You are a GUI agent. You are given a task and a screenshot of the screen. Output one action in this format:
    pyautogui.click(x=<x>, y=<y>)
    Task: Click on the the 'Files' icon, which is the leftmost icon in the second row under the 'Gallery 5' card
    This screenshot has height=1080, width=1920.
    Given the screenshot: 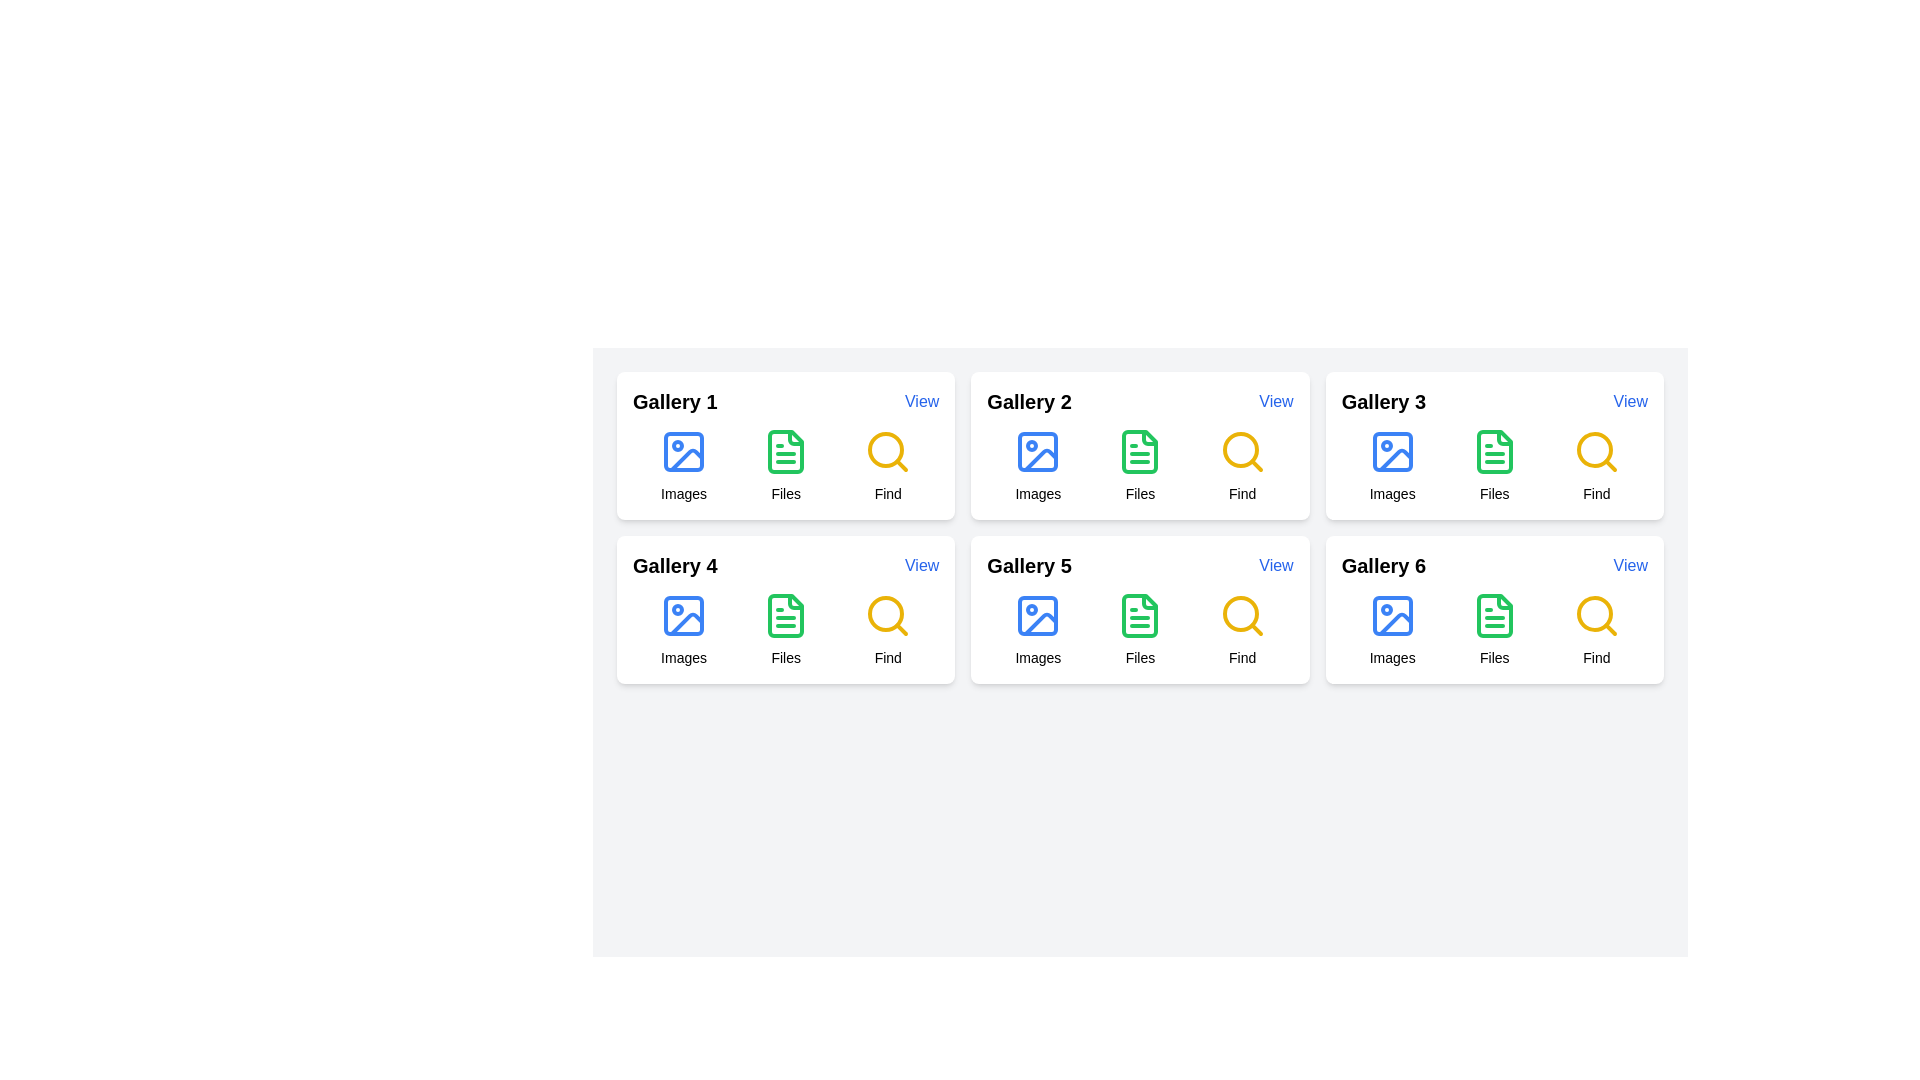 What is the action you would take?
    pyautogui.click(x=1140, y=615)
    